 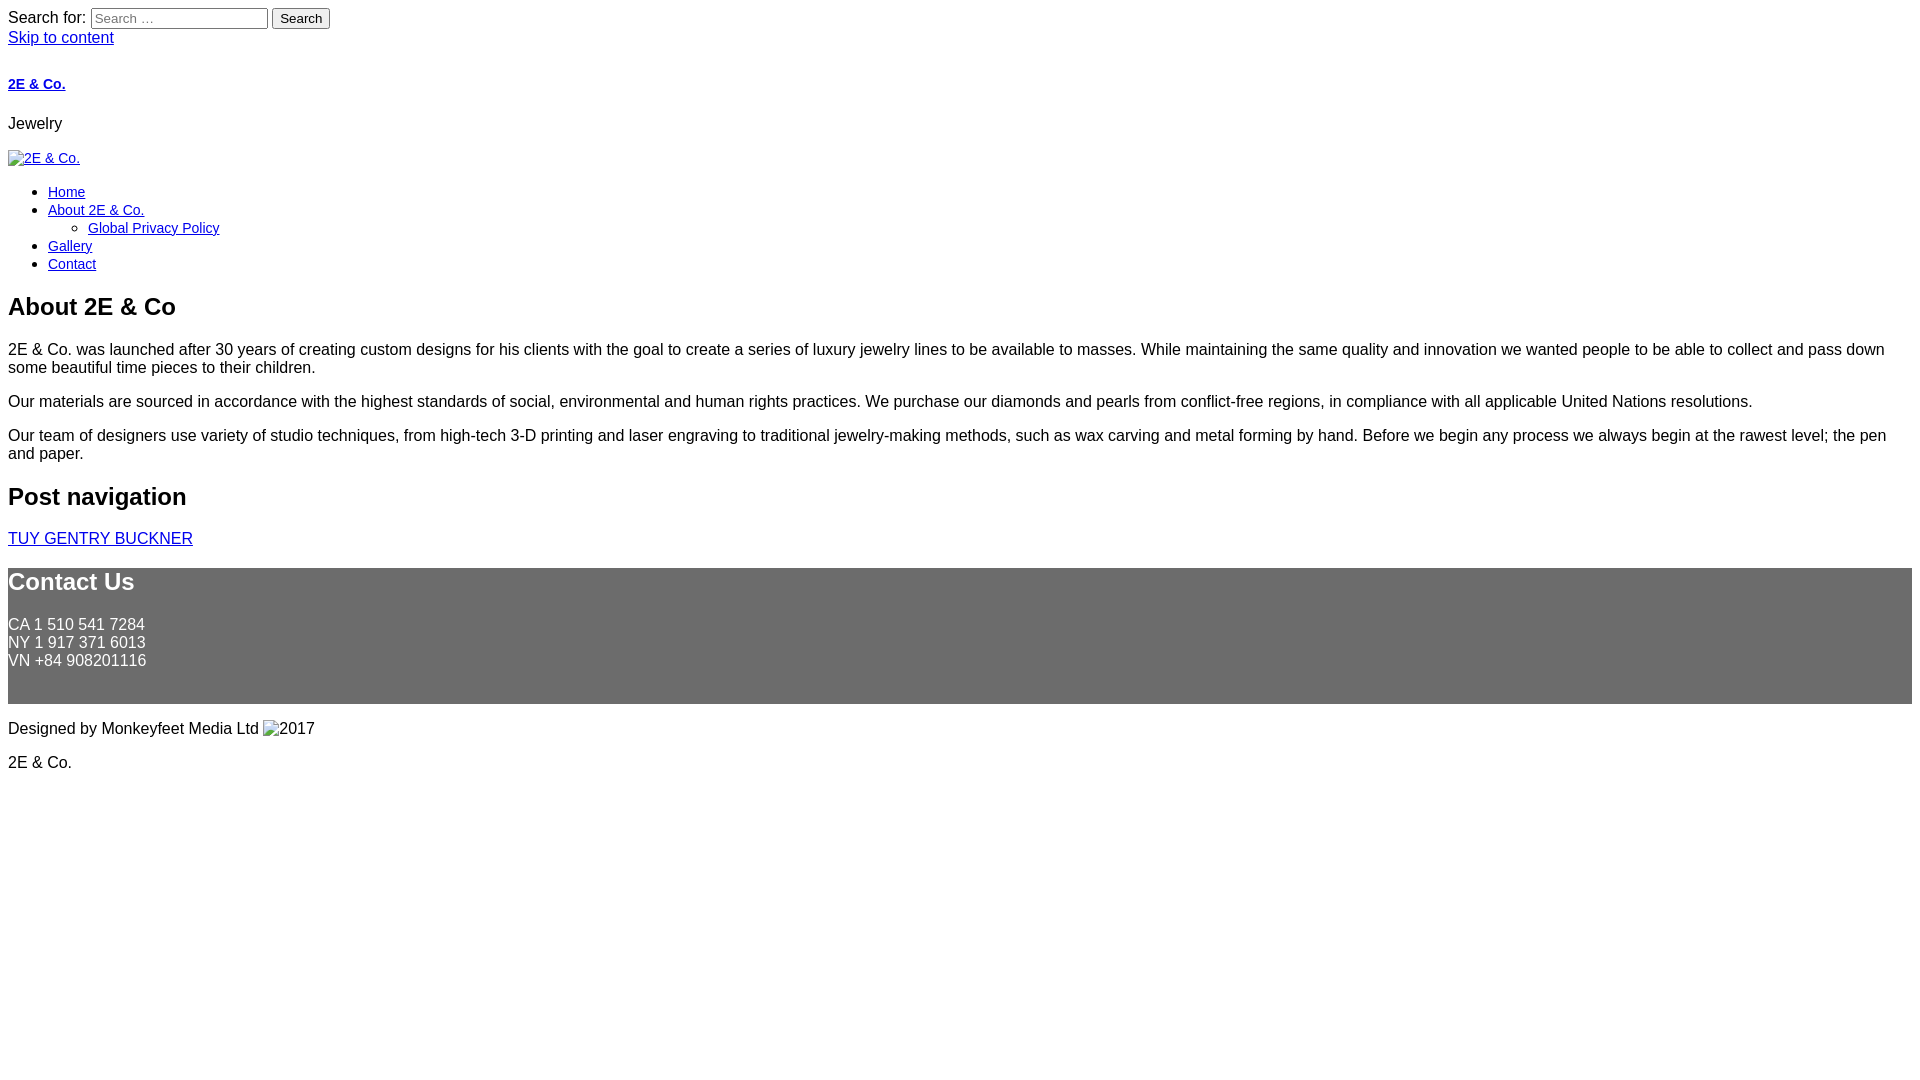 What do you see at coordinates (99, 537) in the screenshot?
I see `'TUY GENTRY BUCKNER'` at bounding box center [99, 537].